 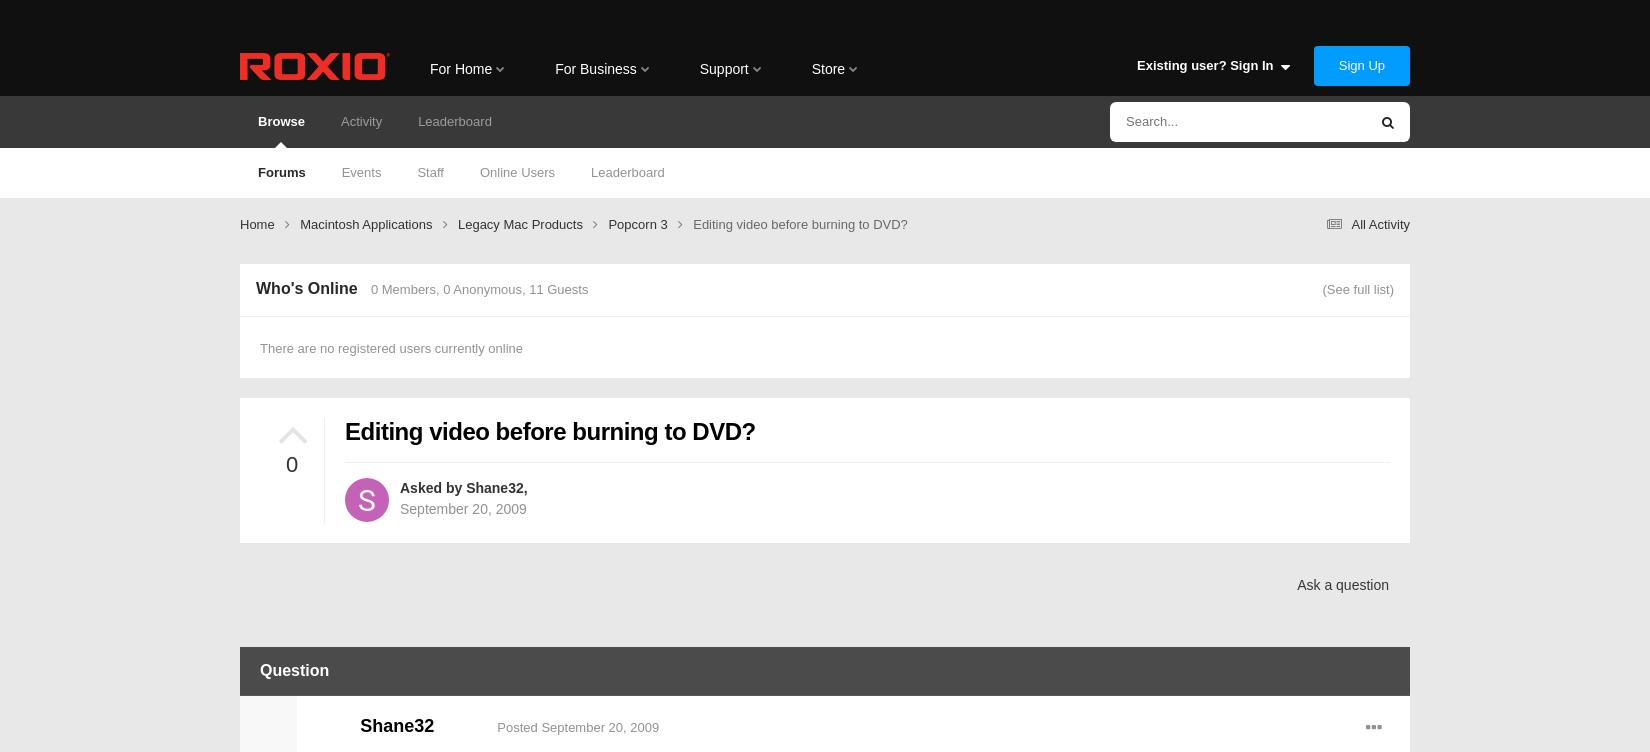 What do you see at coordinates (280, 120) in the screenshot?
I see `'Browse'` at bounding box center [280, 120].